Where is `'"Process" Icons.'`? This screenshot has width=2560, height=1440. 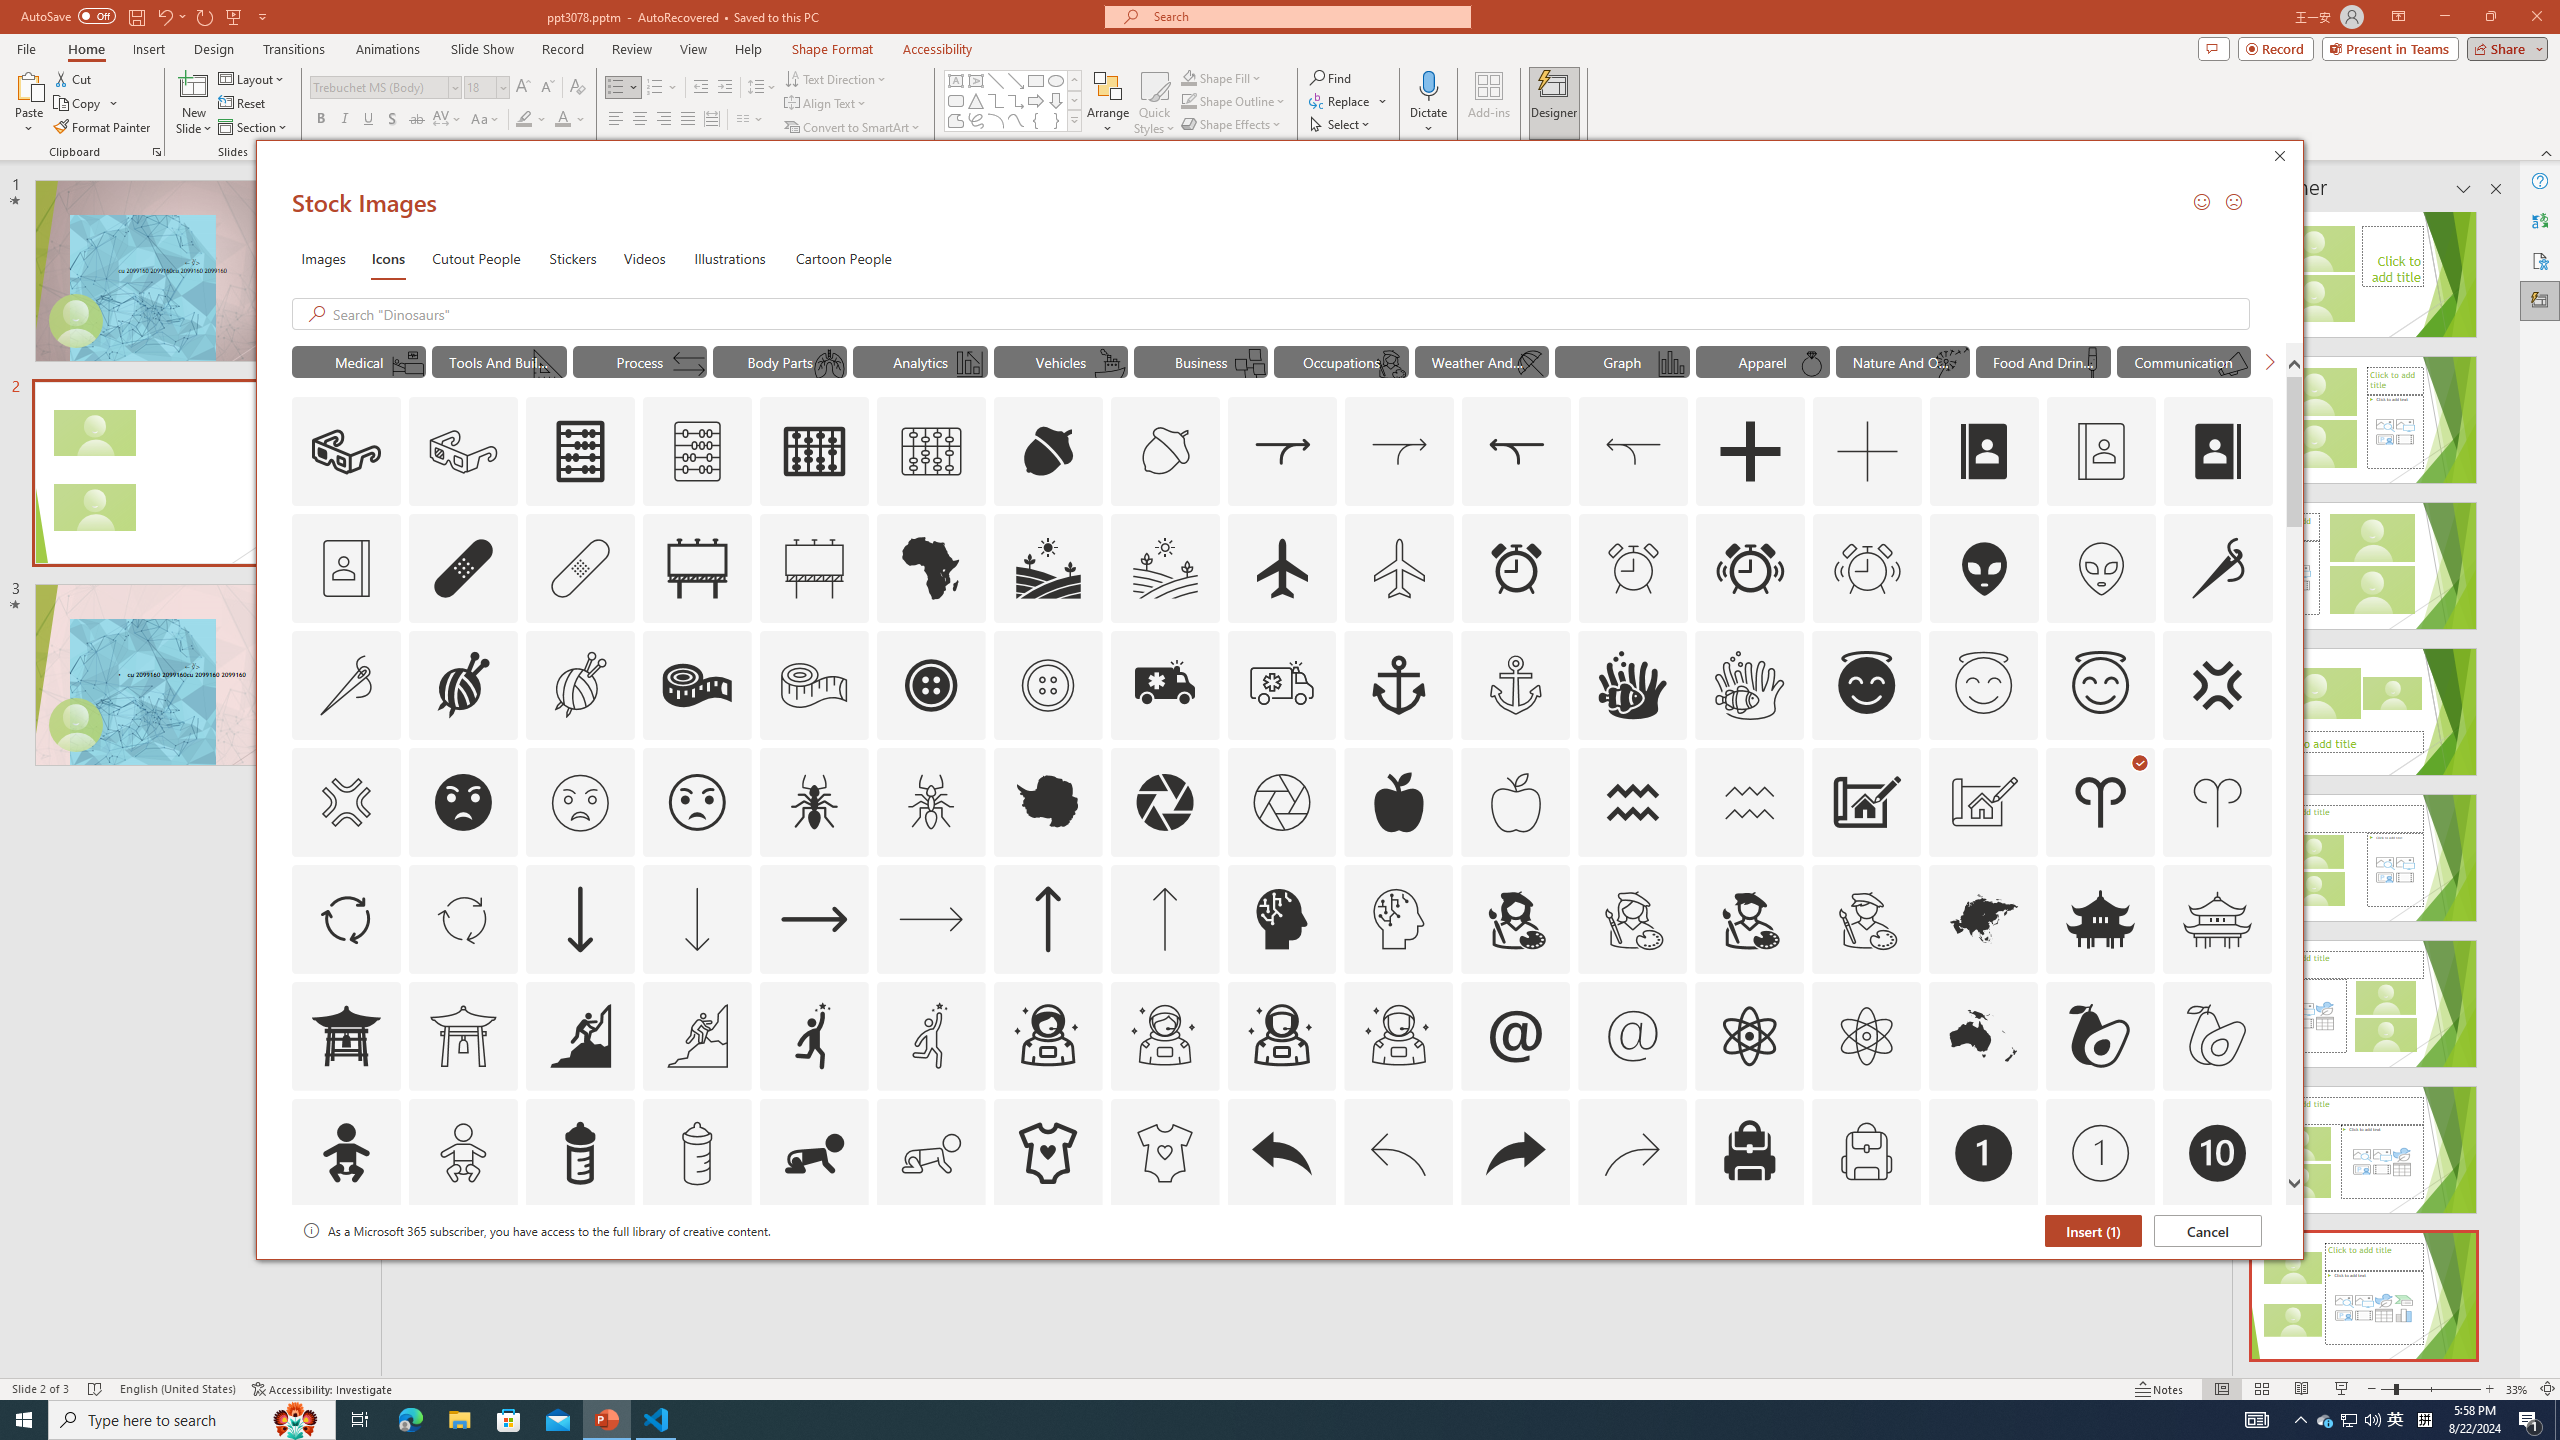
'"Process" Icons.' is located at coordinates (640, 360).